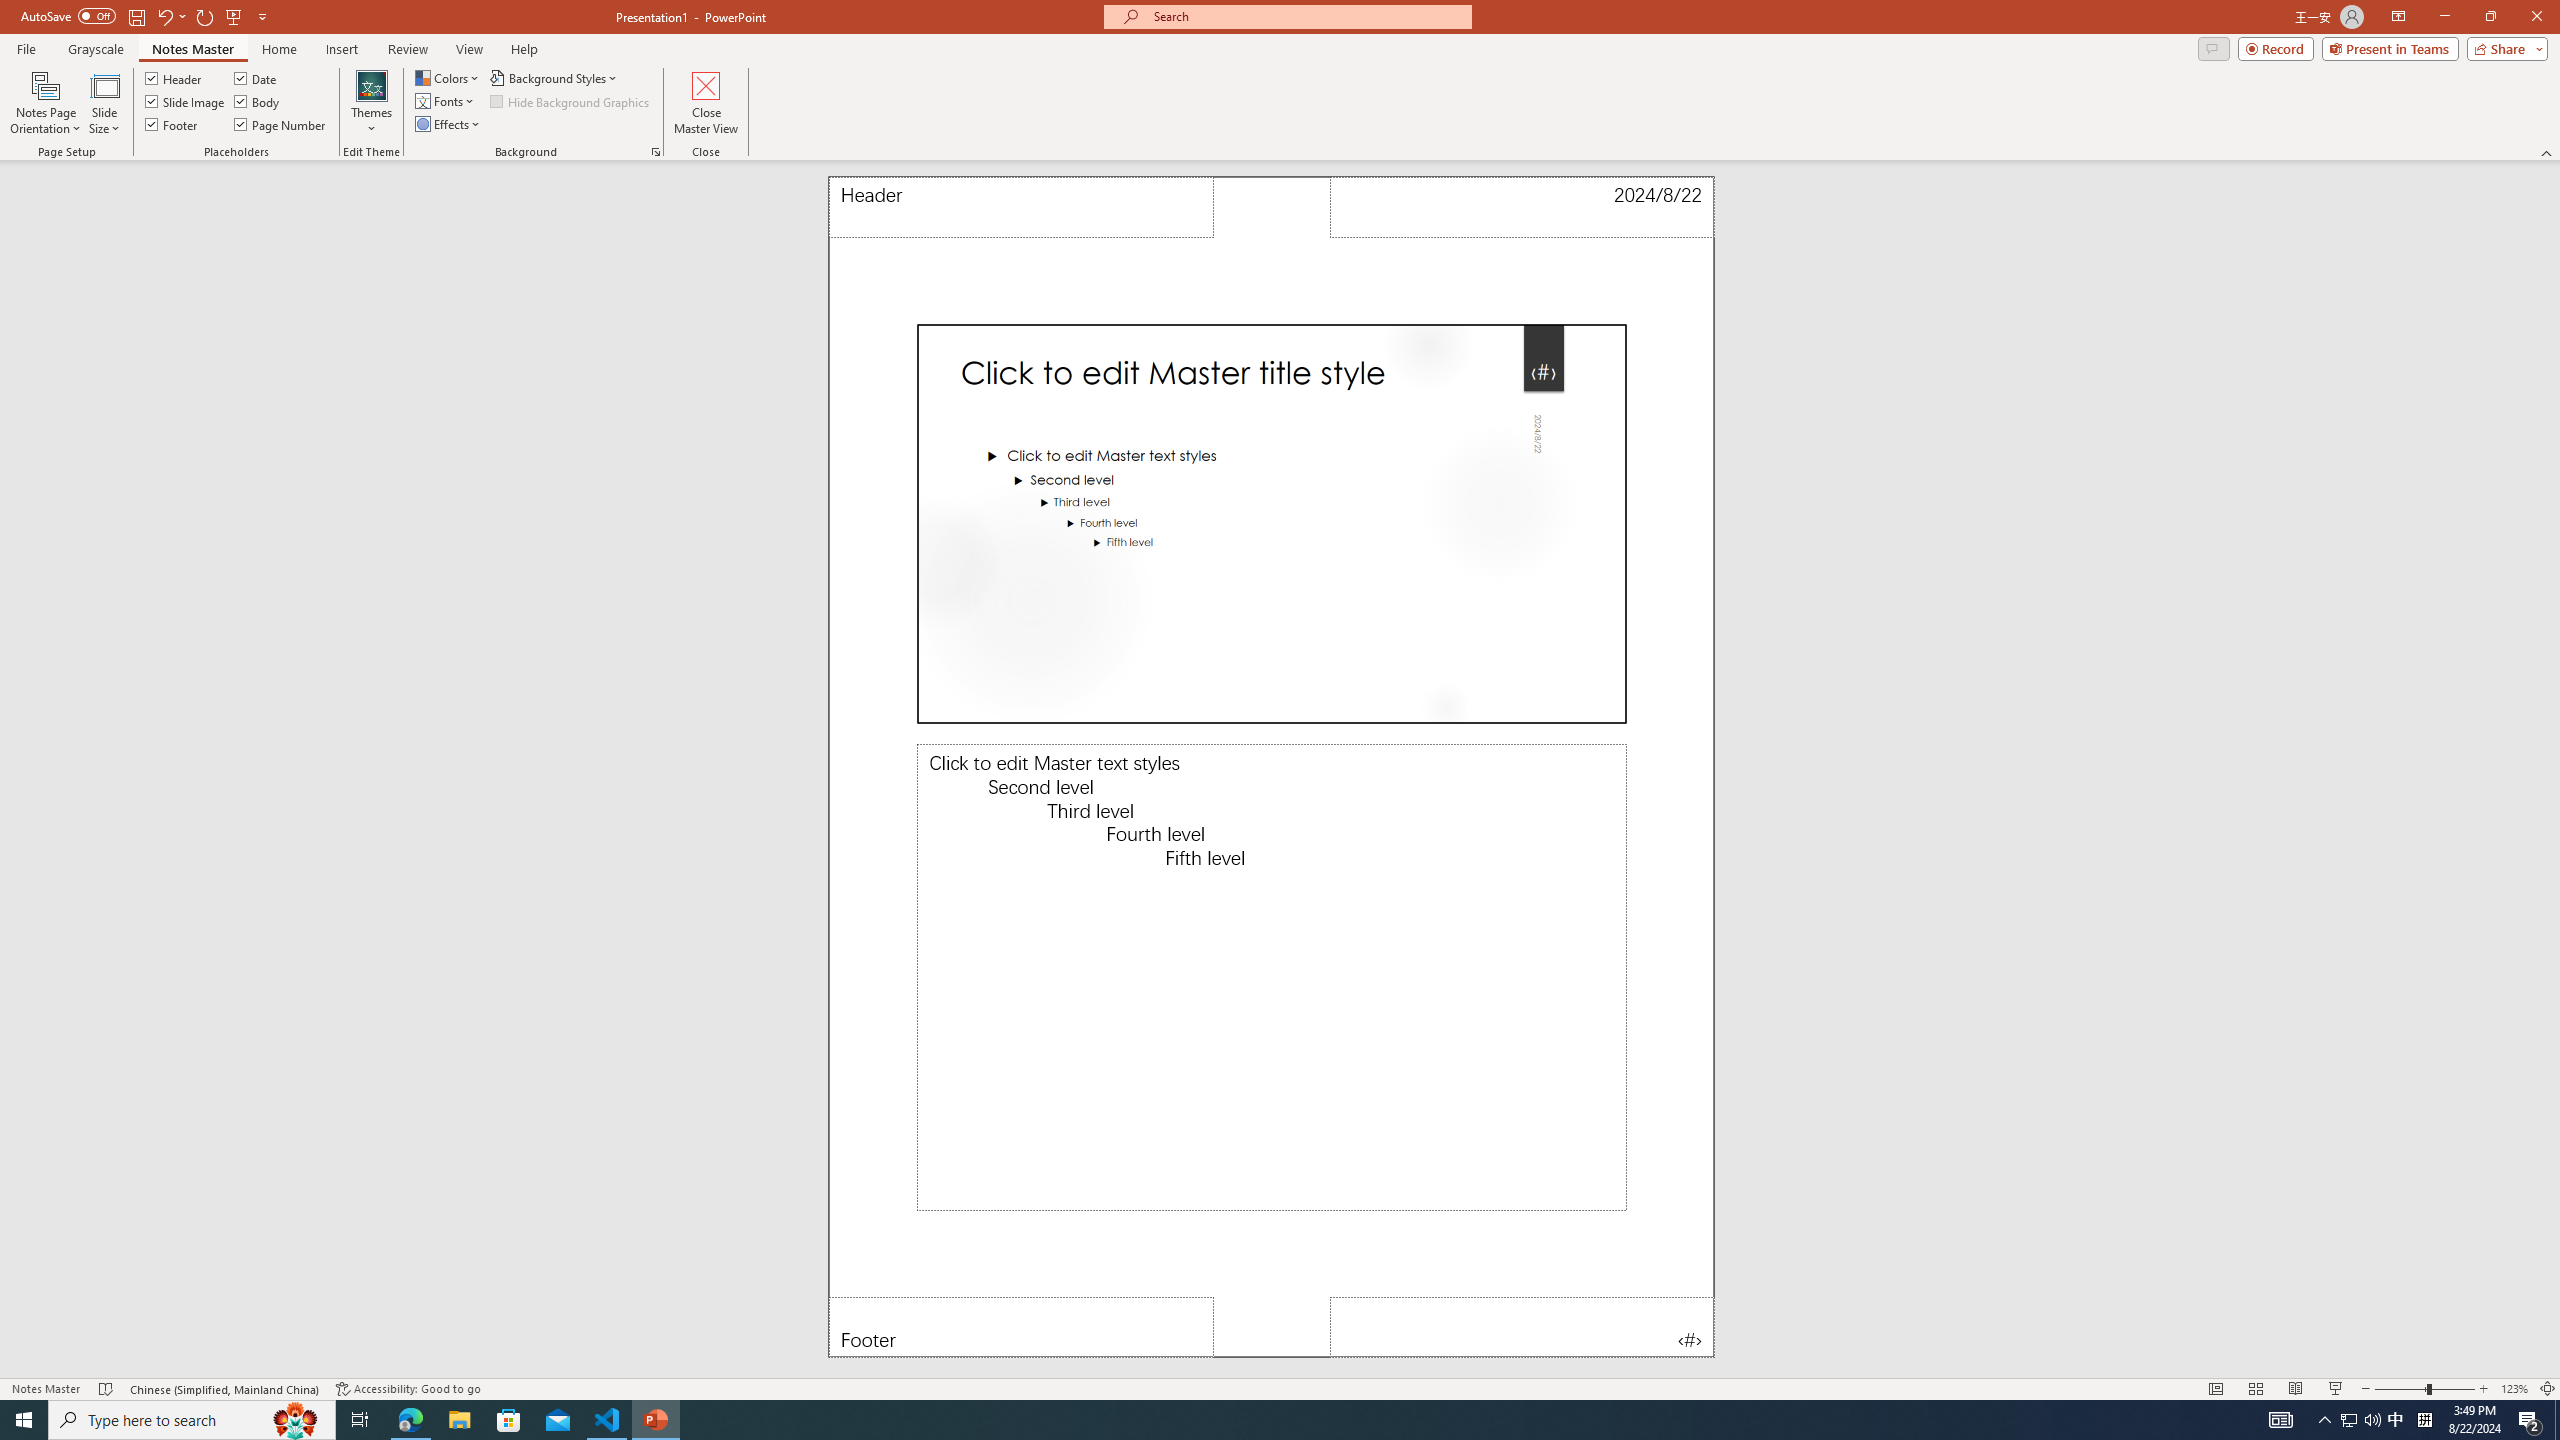  What do you see at coordinates (1271, 976) in the screenshot?
I see `'Slide Notes'` at bounding box center [1271, 976].